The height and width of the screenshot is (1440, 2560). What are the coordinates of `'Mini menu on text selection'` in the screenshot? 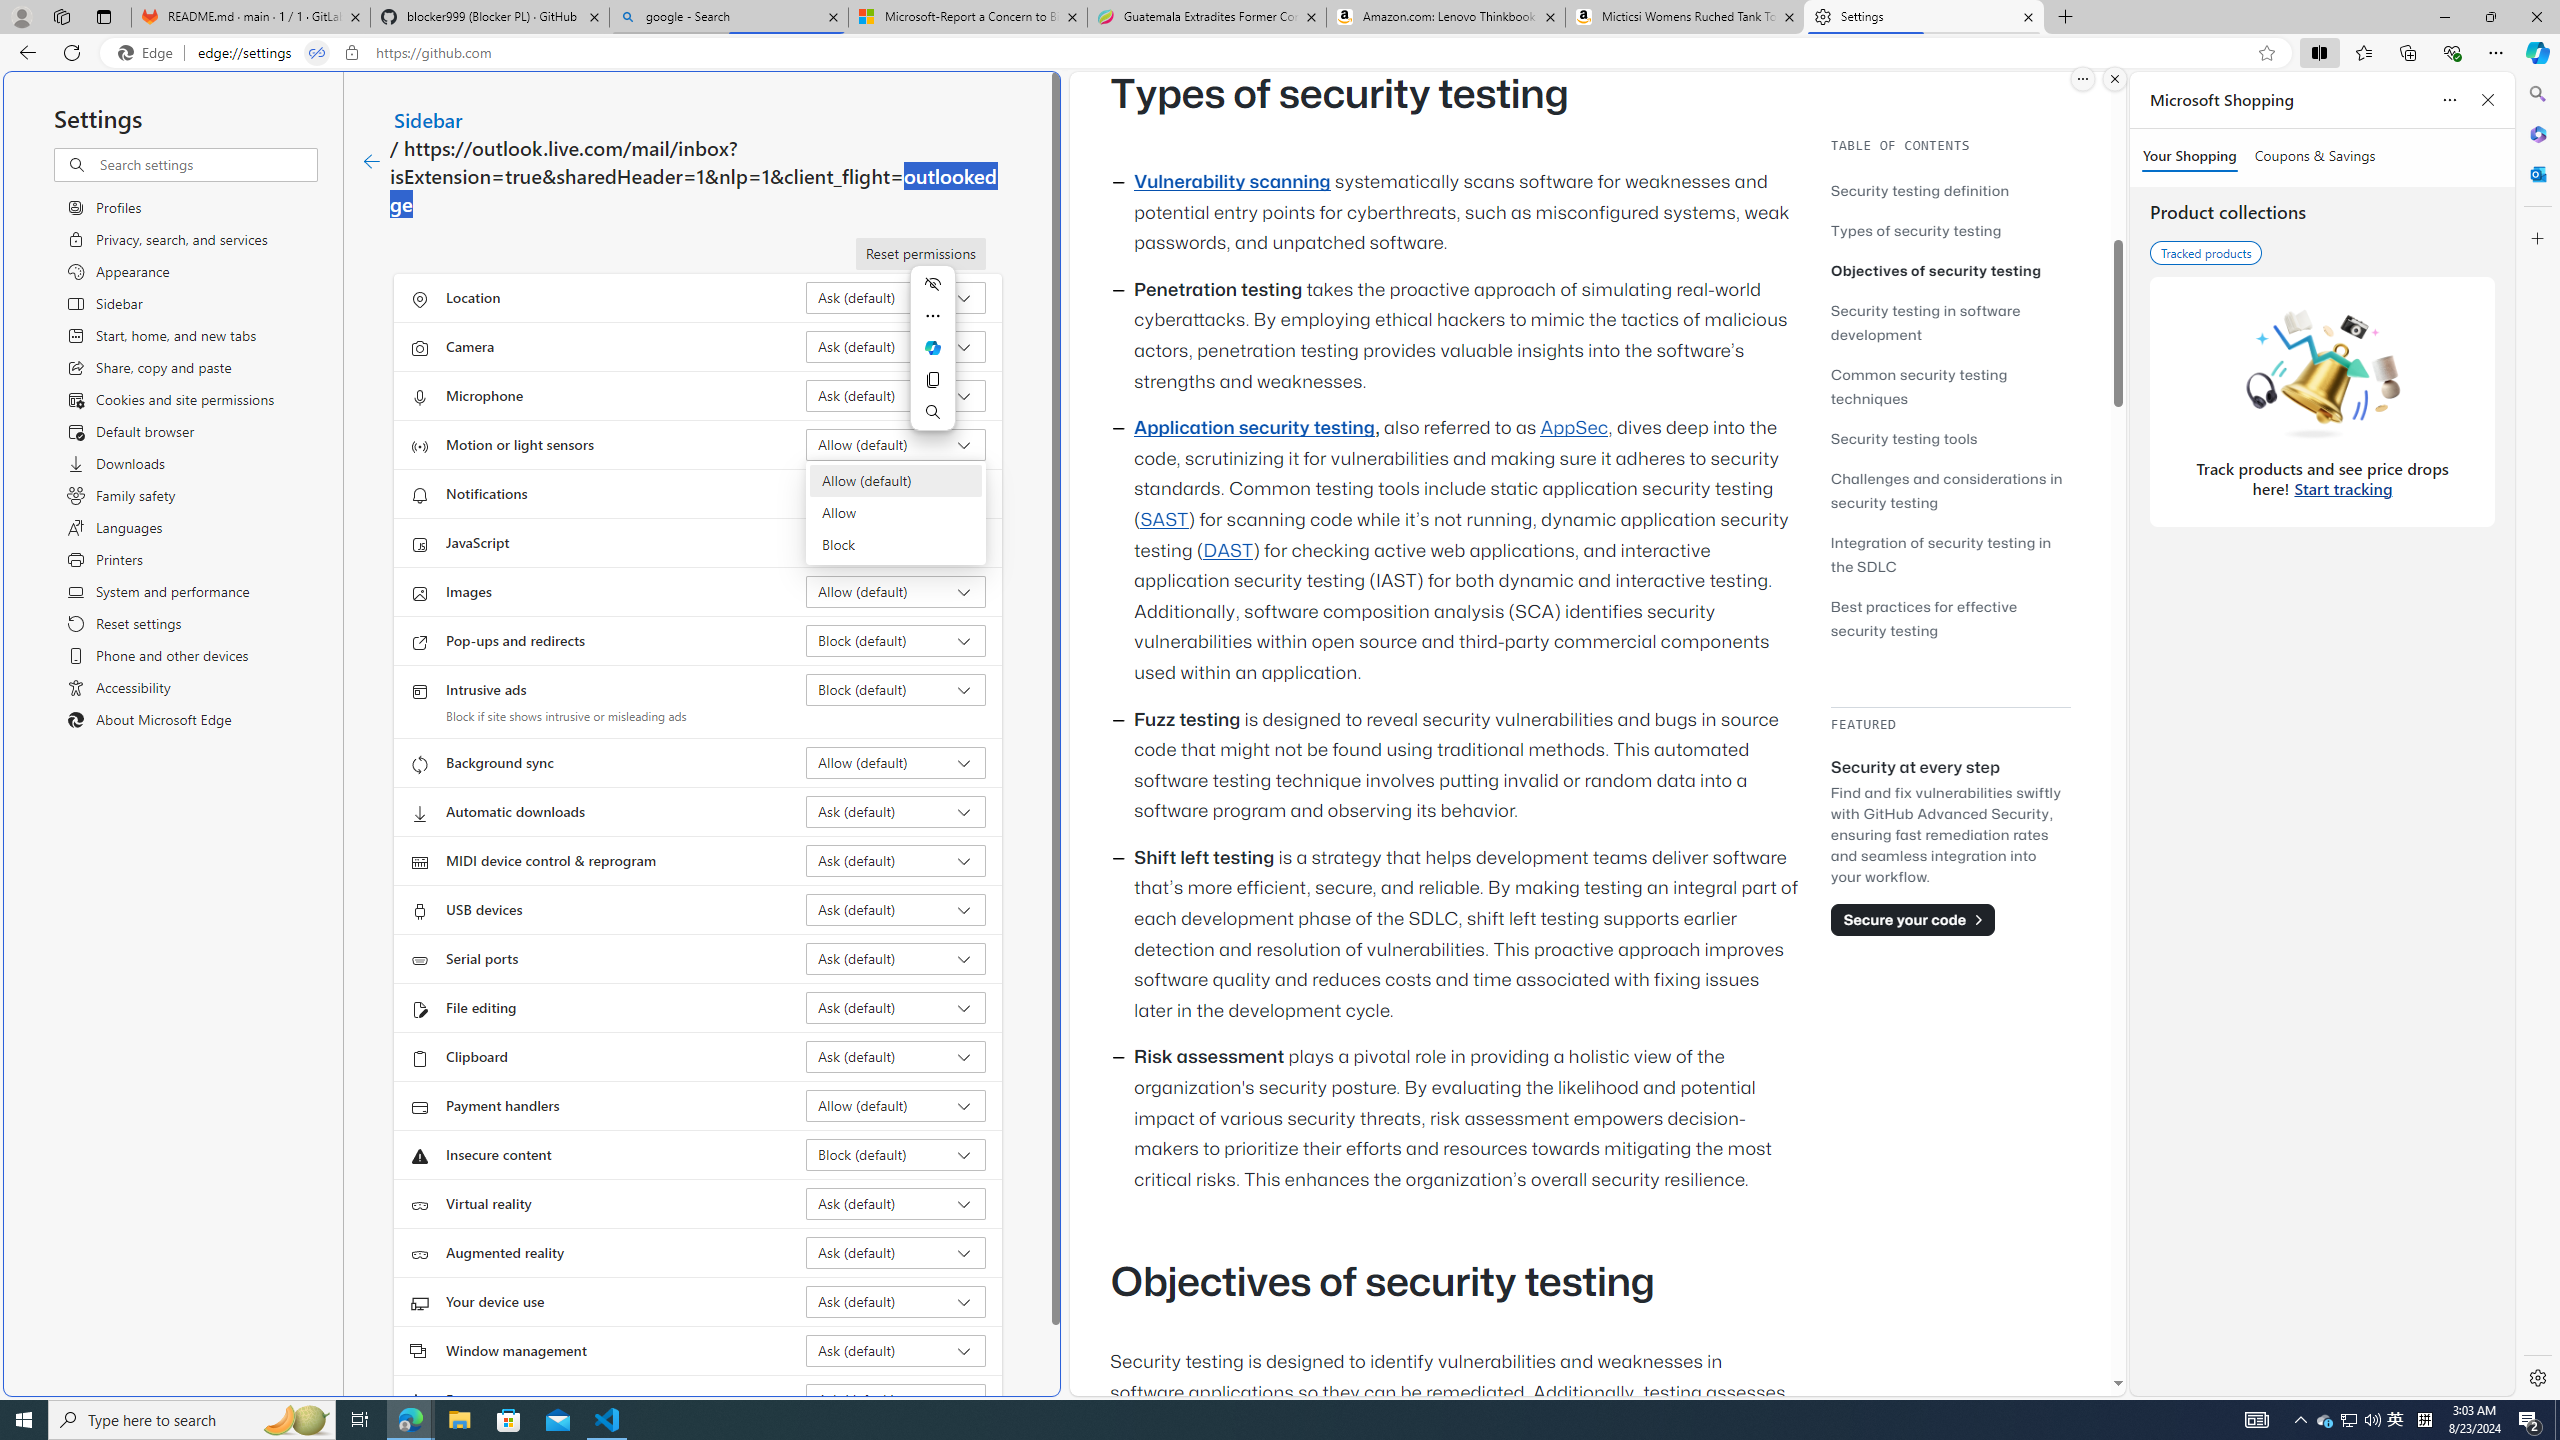 It's located at (933, 360).